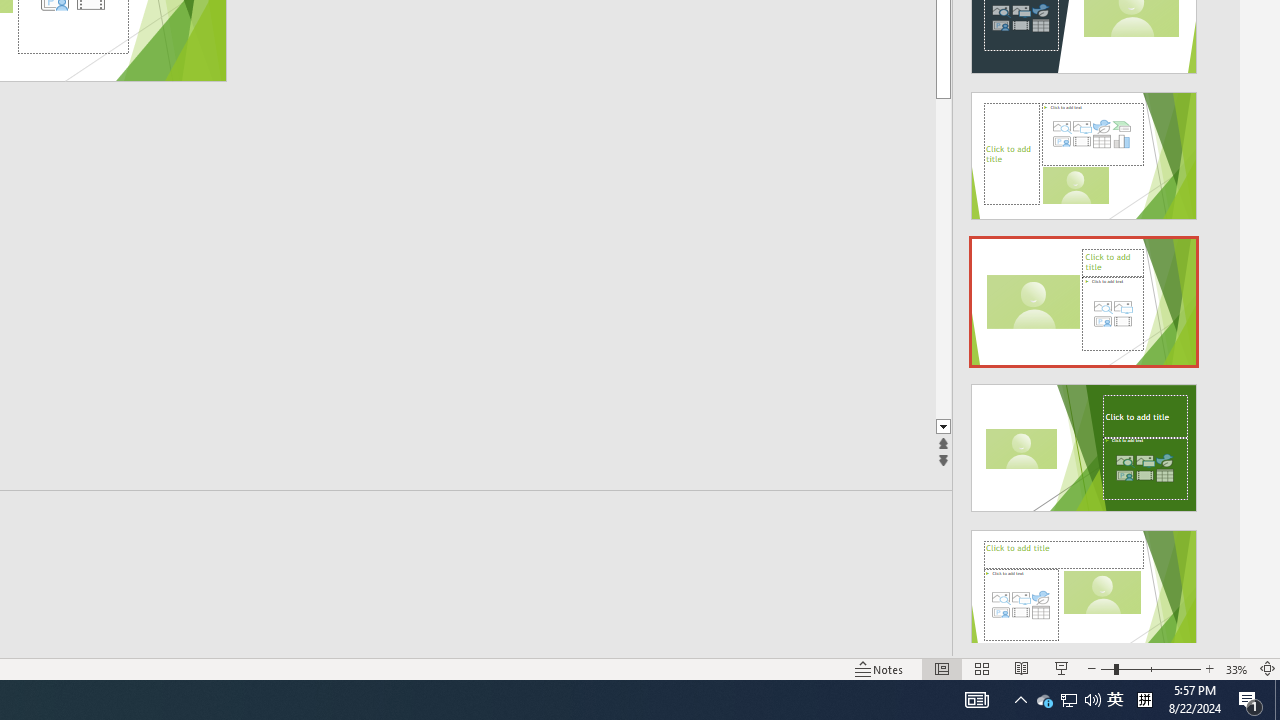  Describe the element at coordinates (879, 669) in the screenshot. I see `'Notes '` at that location.